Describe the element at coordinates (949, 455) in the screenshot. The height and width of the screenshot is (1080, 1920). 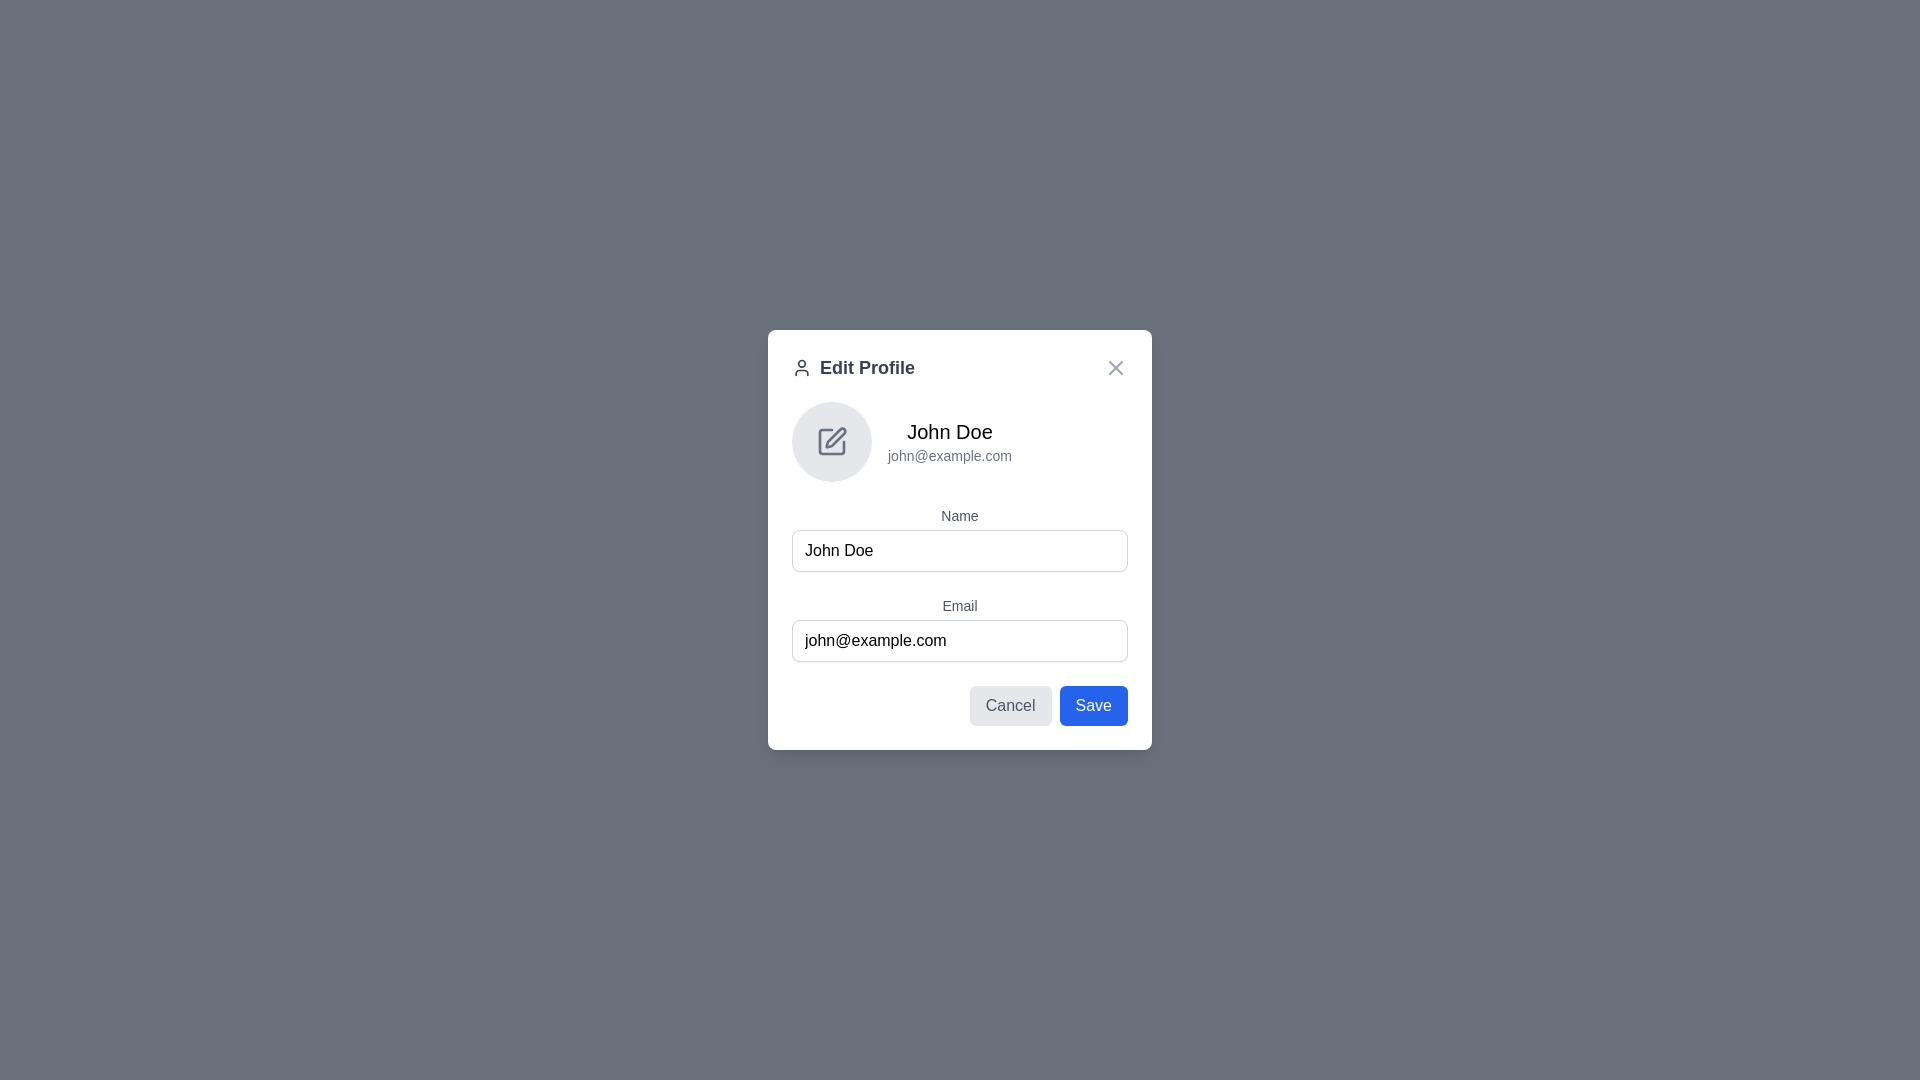
I see `the informational text label displaying the email address of user 'John Doe' within the 'Edit Profile' modal` at that location.